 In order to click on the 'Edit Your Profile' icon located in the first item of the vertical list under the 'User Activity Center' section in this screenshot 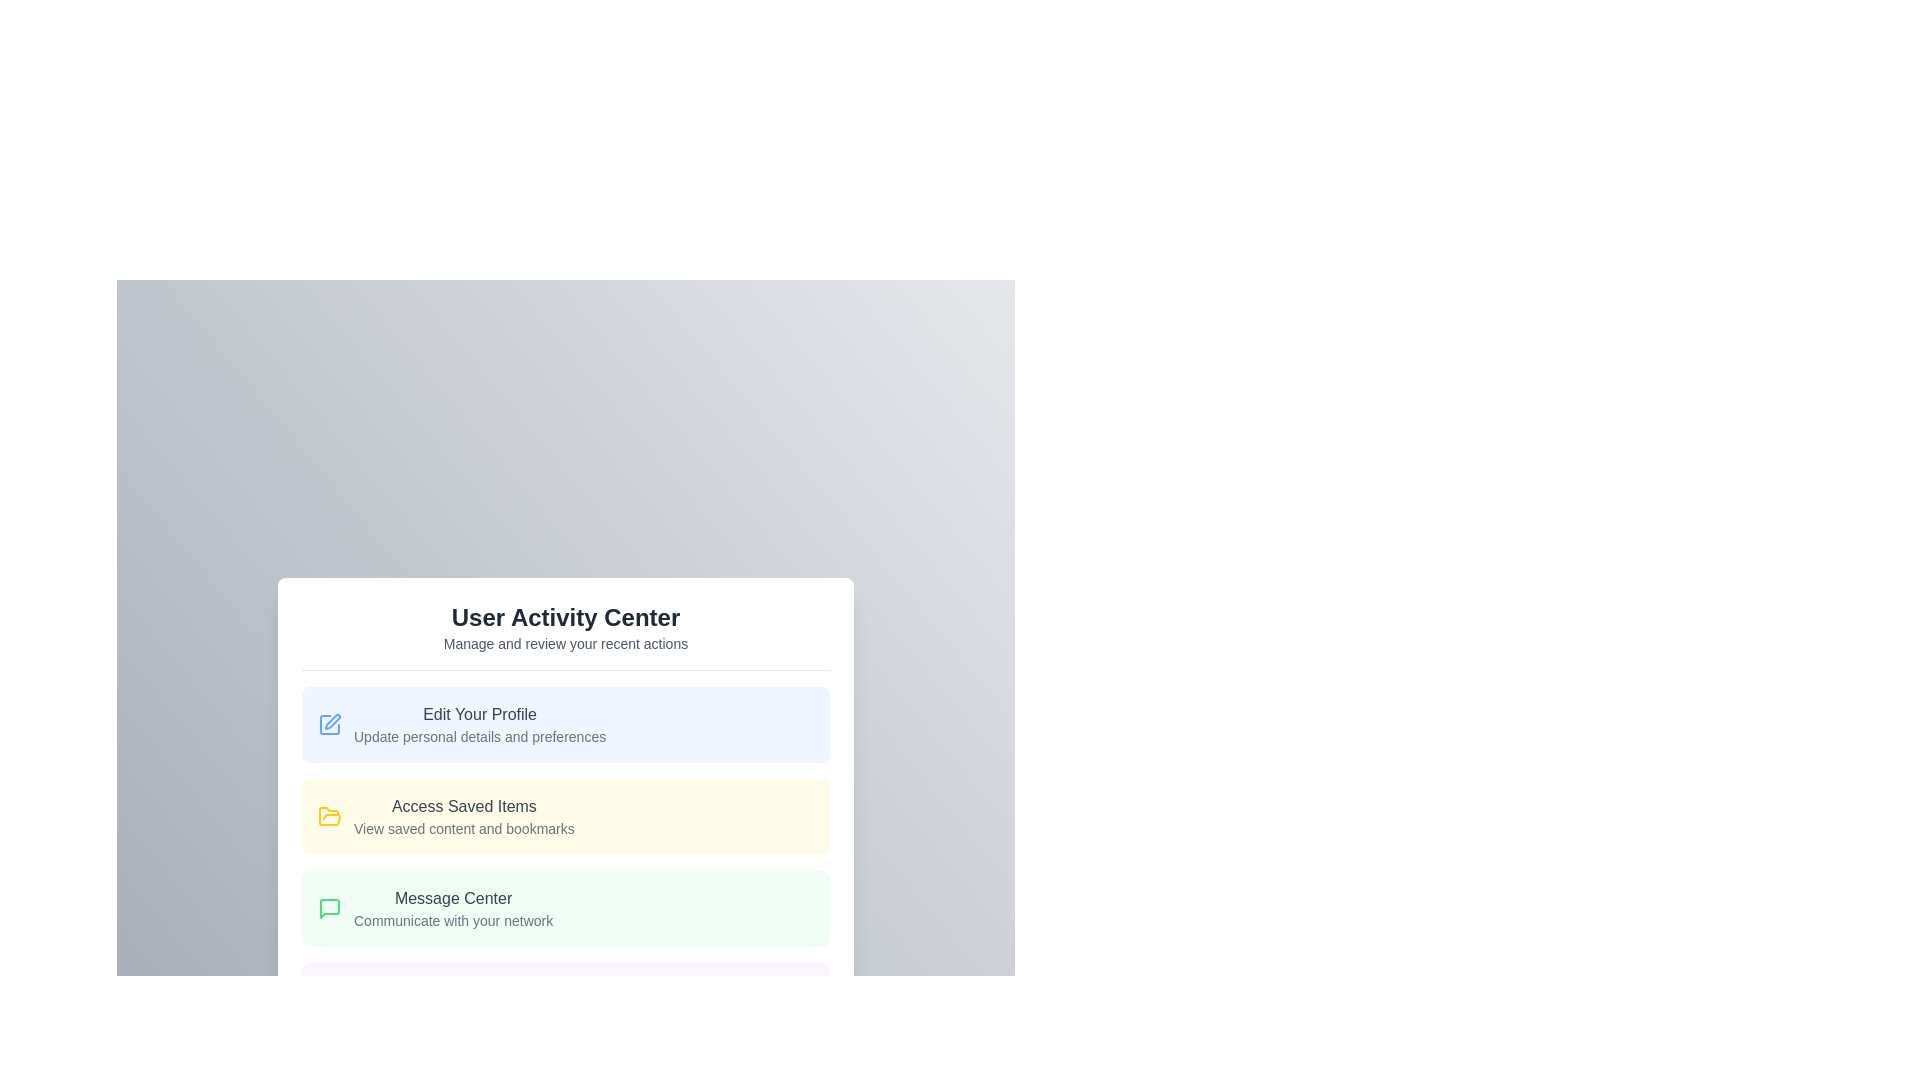, I will do `click(330, 724)`.